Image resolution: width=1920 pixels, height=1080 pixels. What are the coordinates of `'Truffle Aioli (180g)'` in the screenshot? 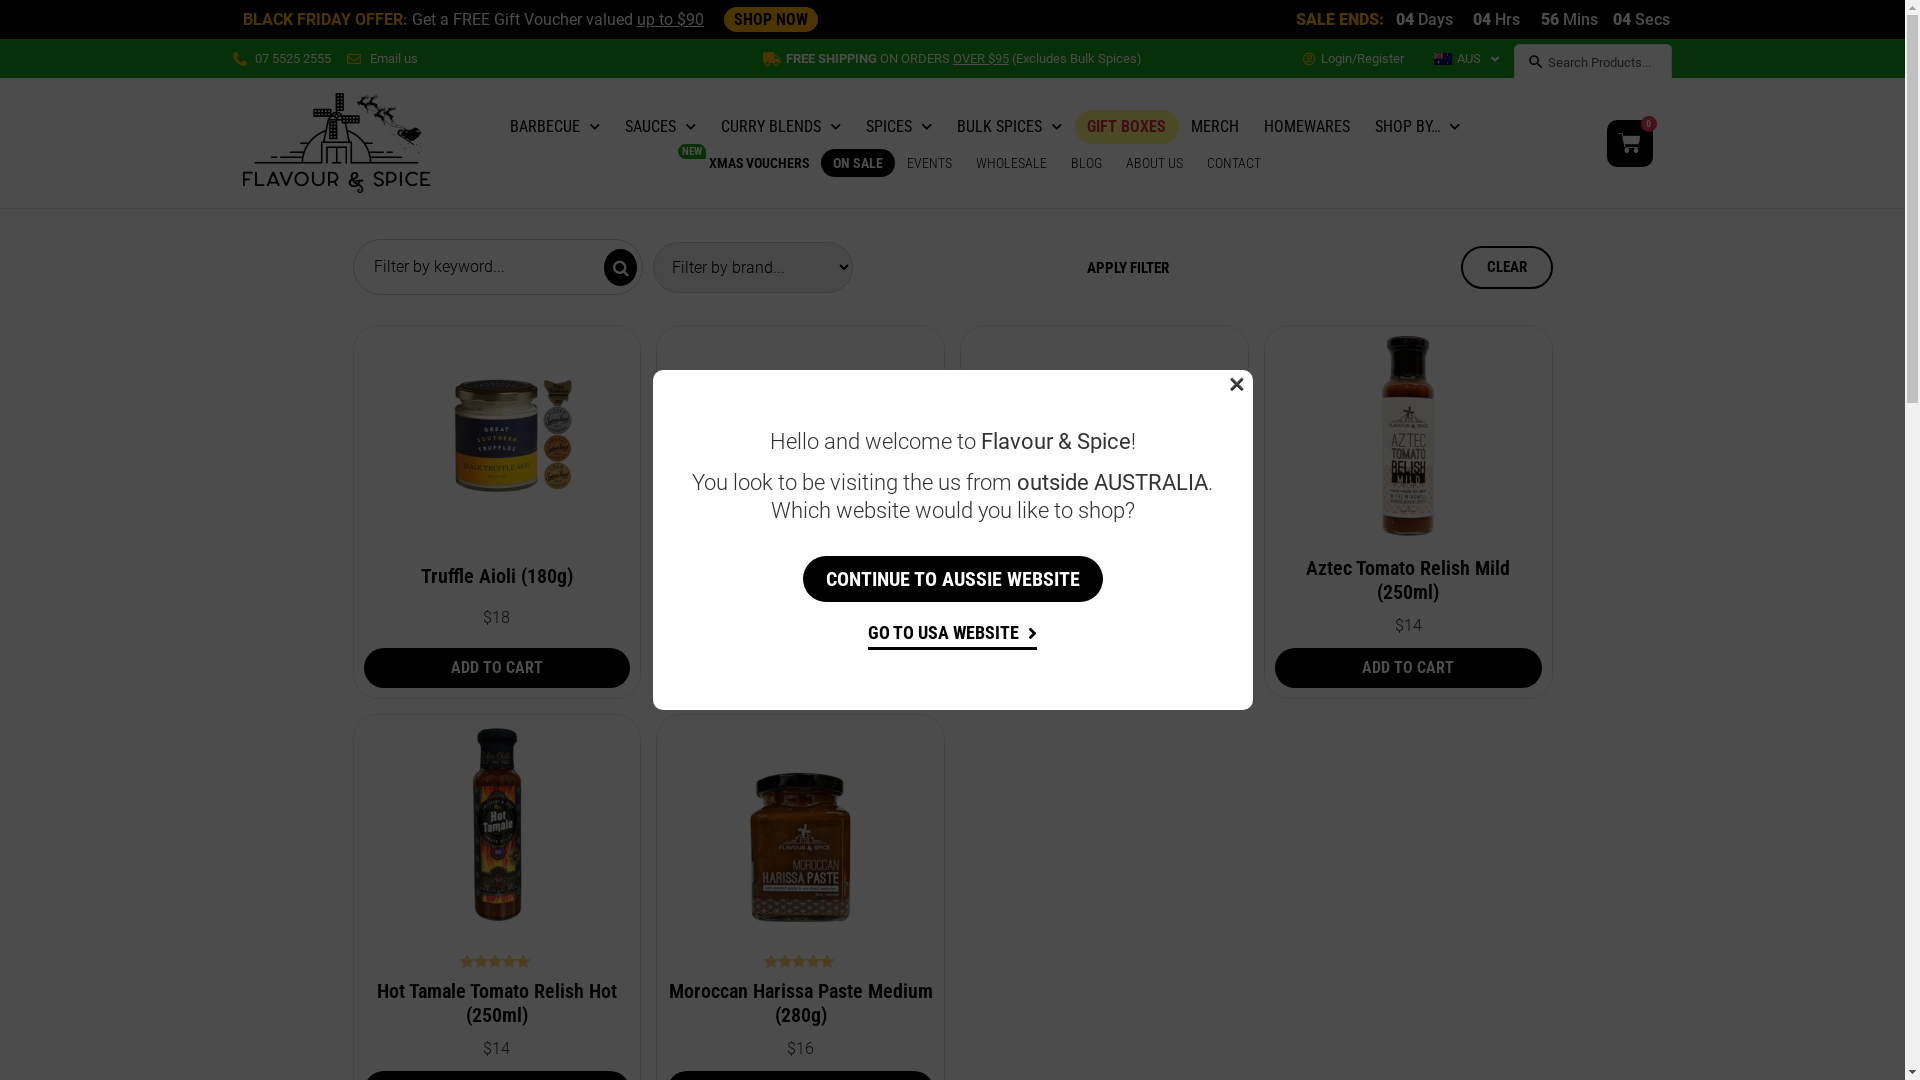 It's located at (497, 575).